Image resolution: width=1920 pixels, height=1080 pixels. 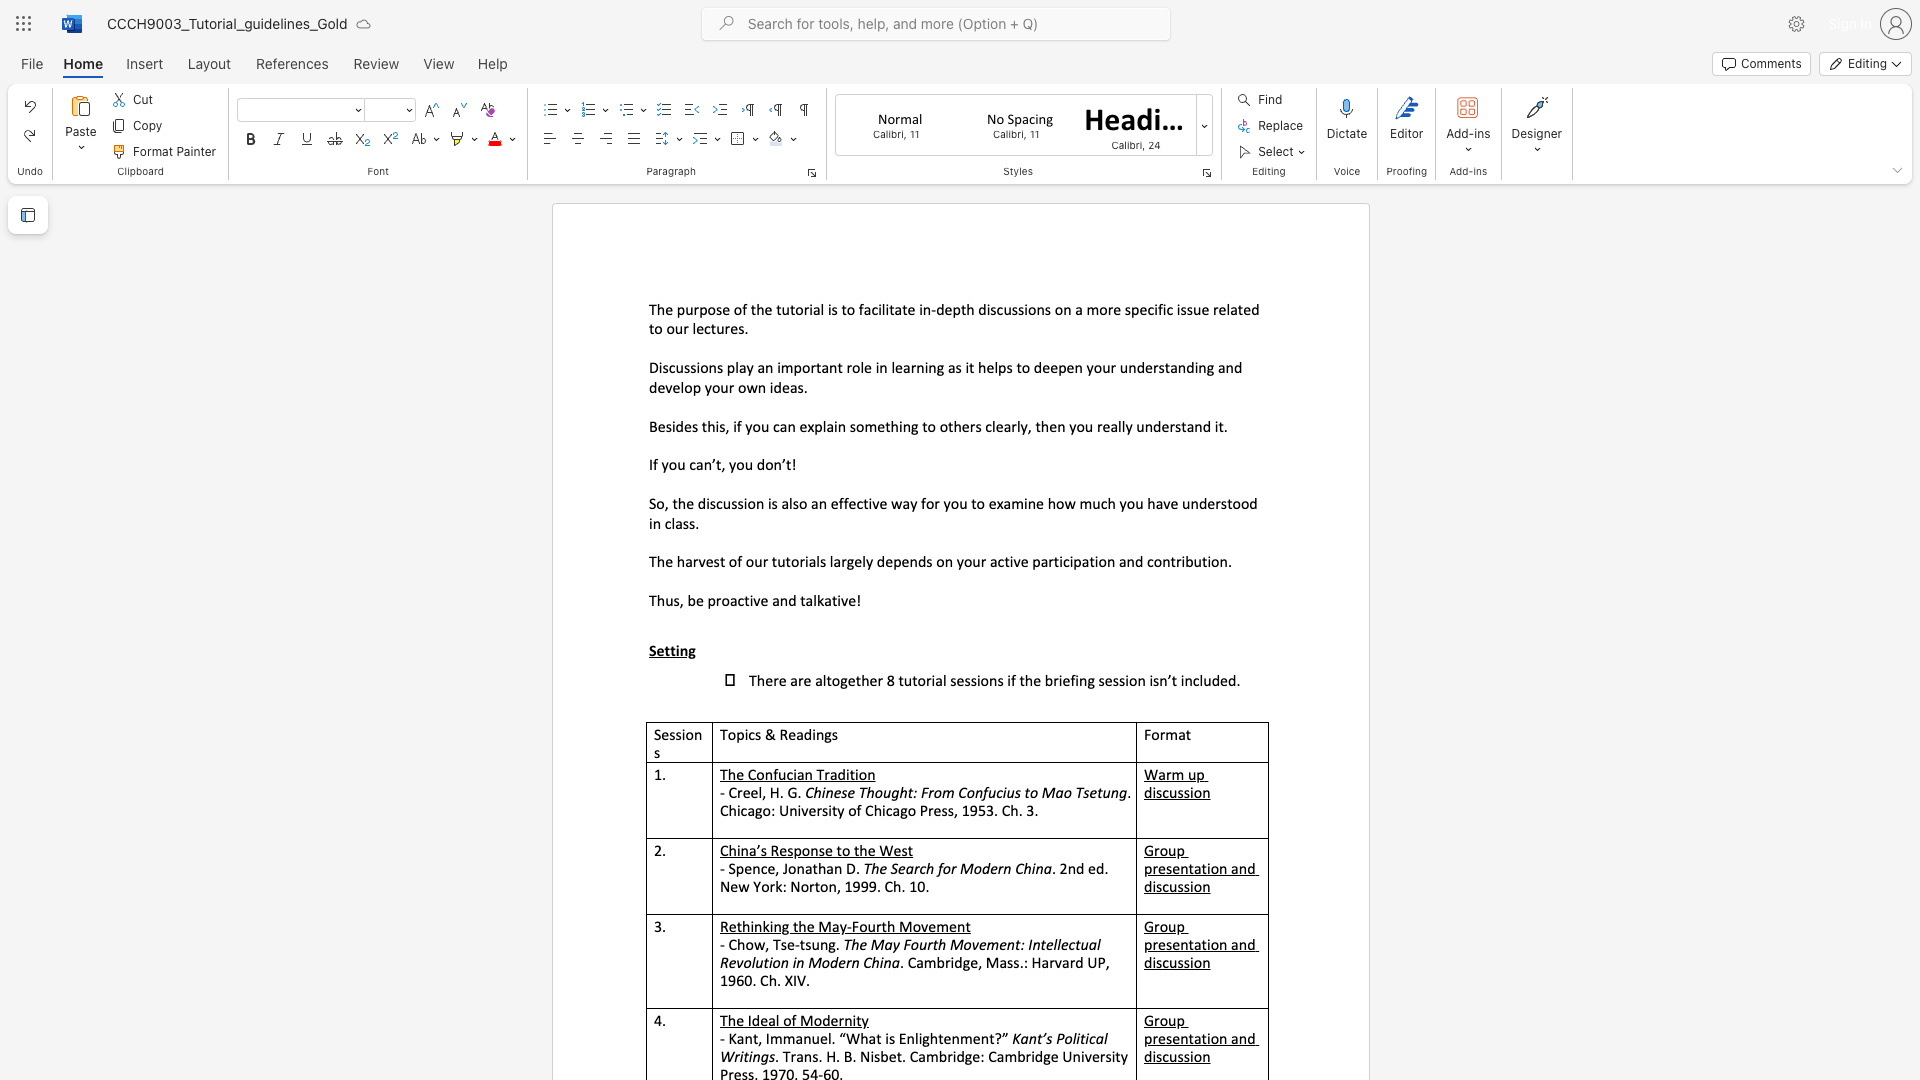 I want to click on the subset text "derni" within the text "The Ideal of Modernity", so click(x=822, y=1020).